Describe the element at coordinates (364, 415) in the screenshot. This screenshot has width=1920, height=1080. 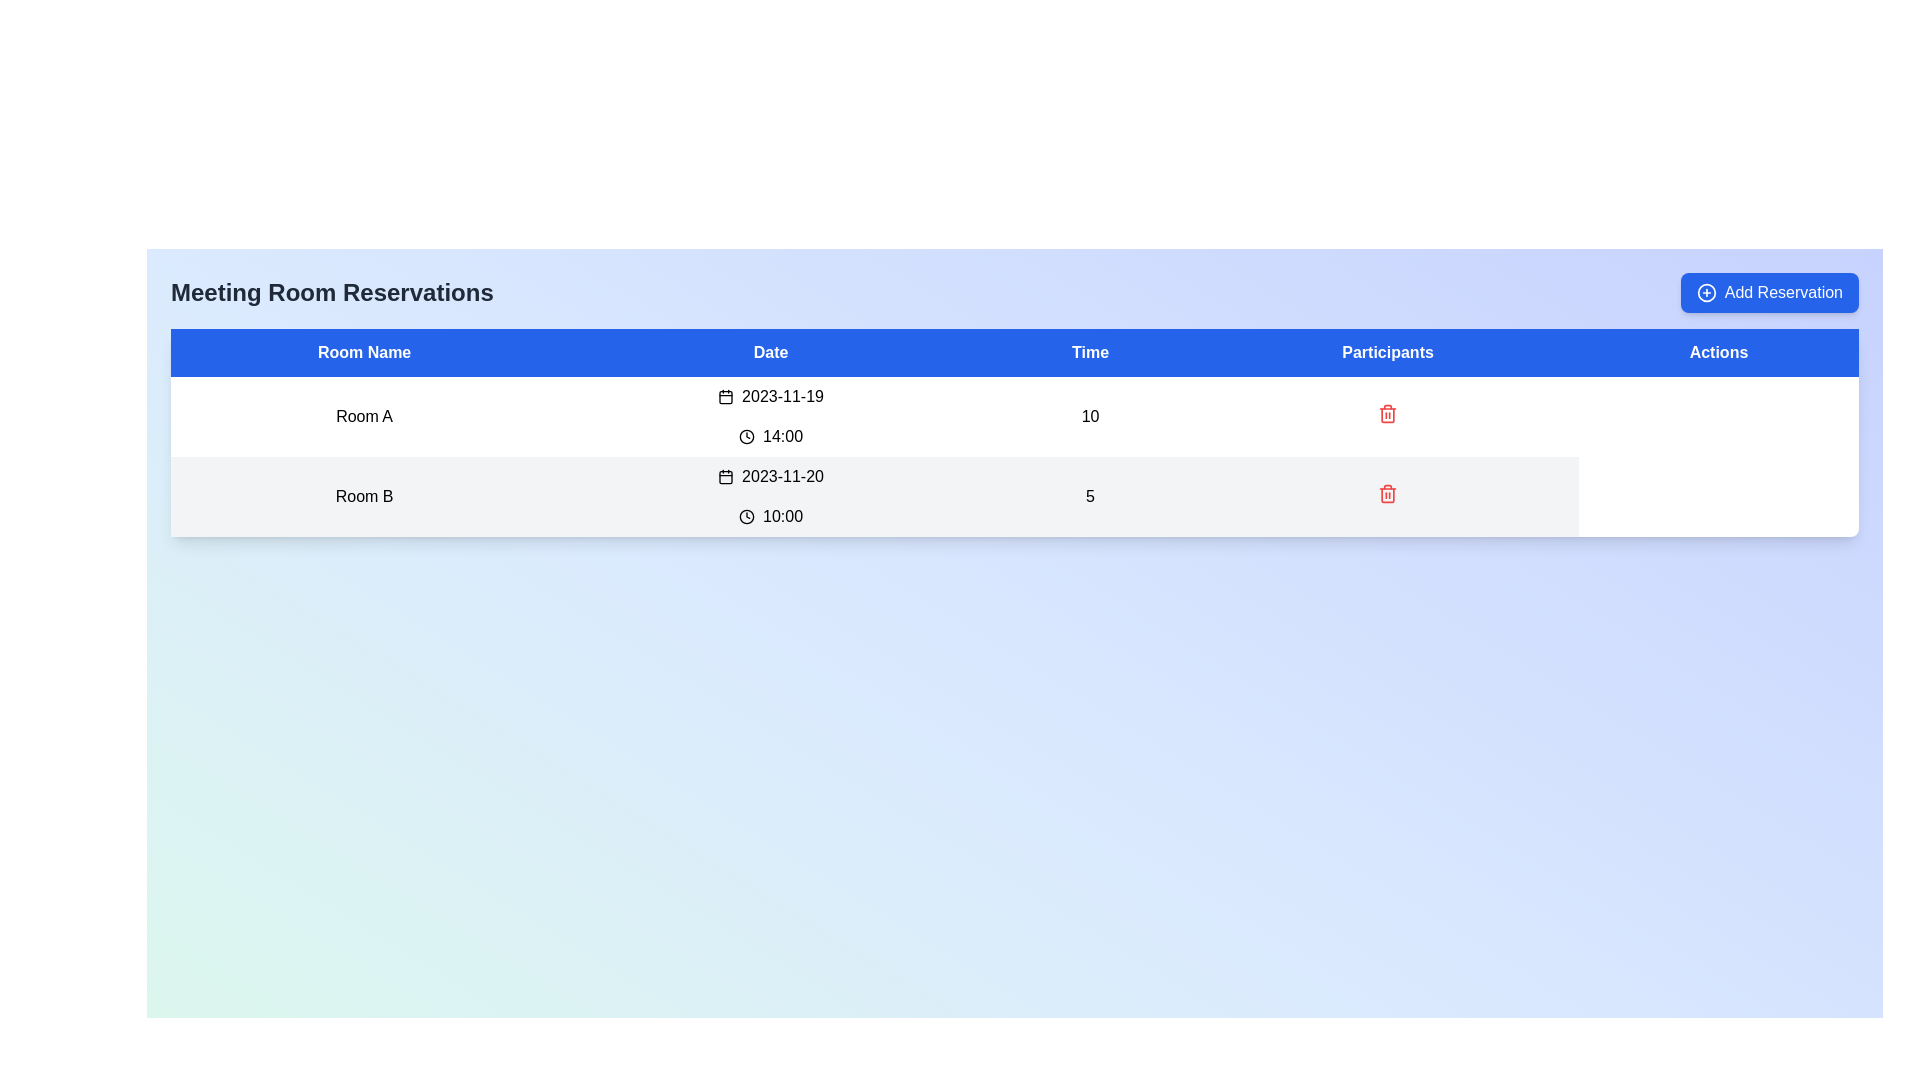
I see `the text label displaying 'Room A' in the first cell under the 'Room Name' column of the data table` at that location.